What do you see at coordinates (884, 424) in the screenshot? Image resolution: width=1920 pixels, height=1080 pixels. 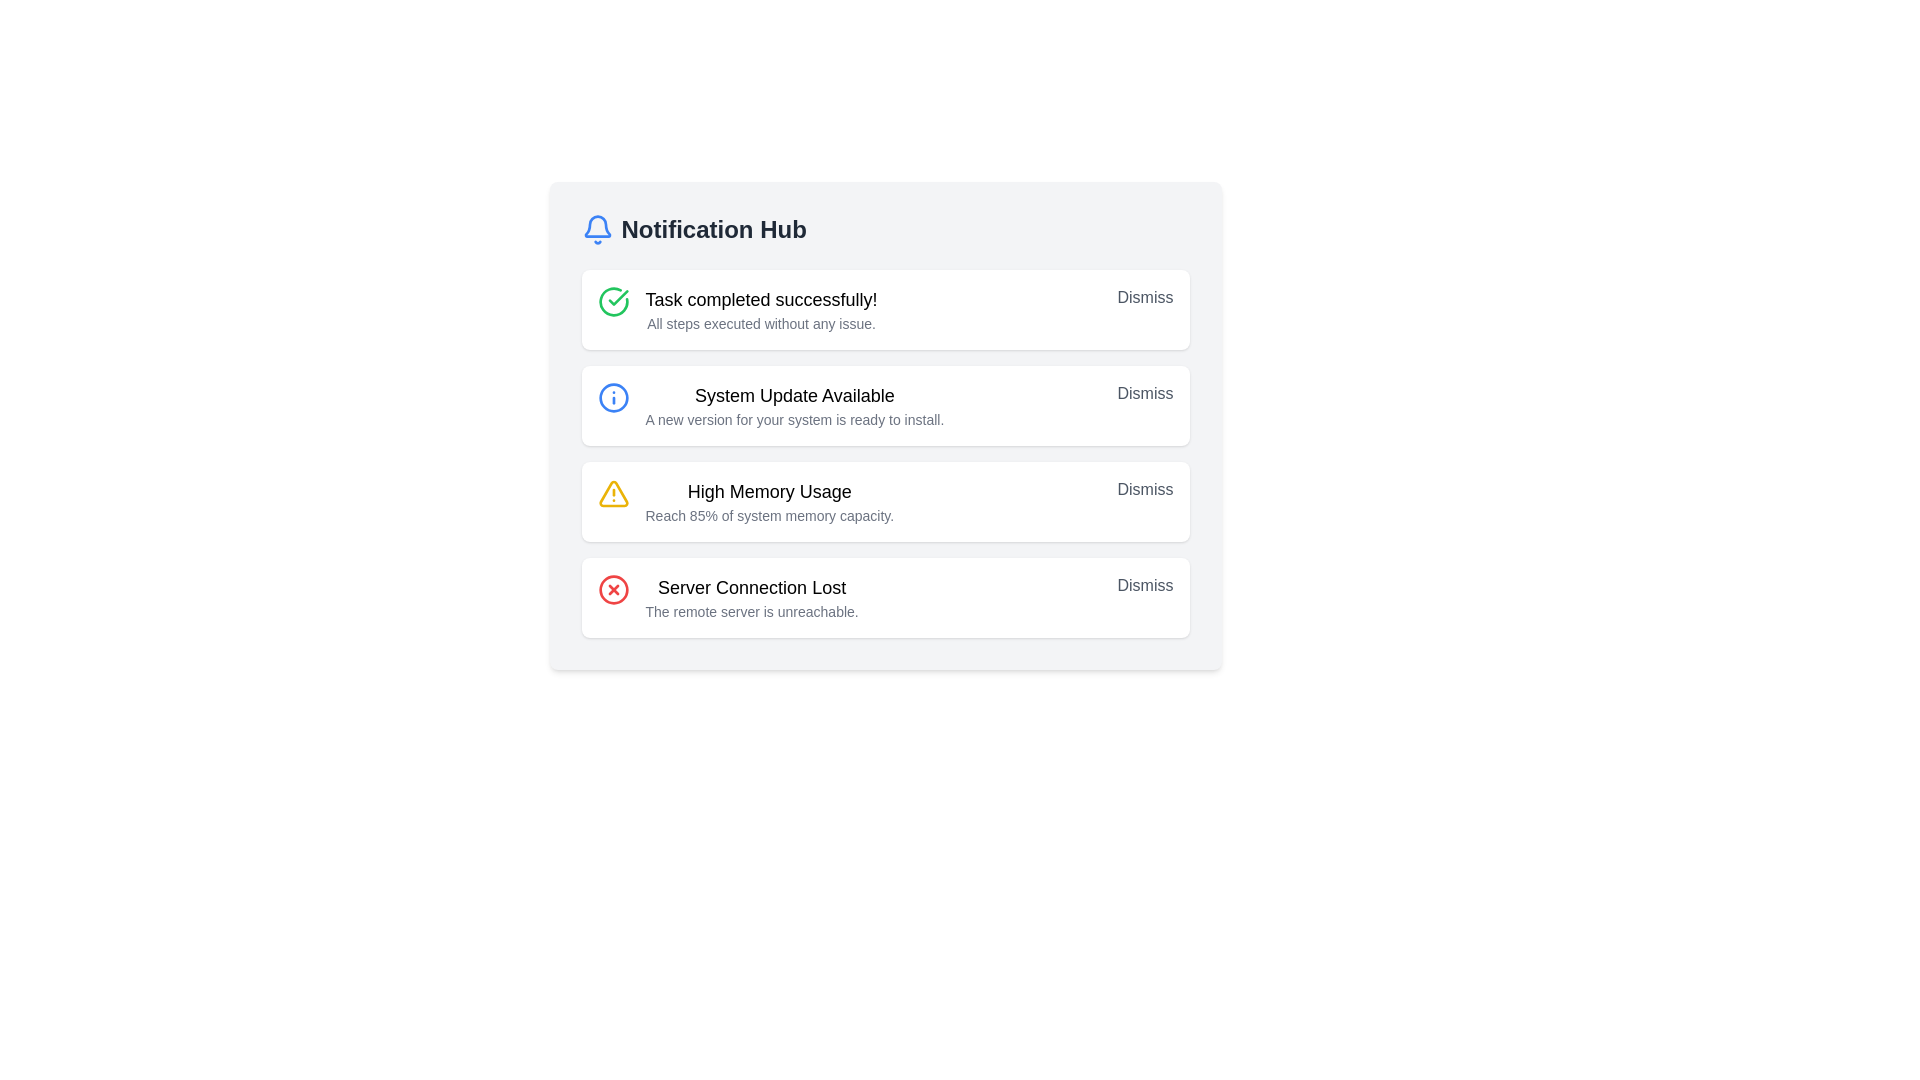 I see `details of the second notification card in the 'Notification Hub', which provides information about a system update` at bounding box center [884, 424].